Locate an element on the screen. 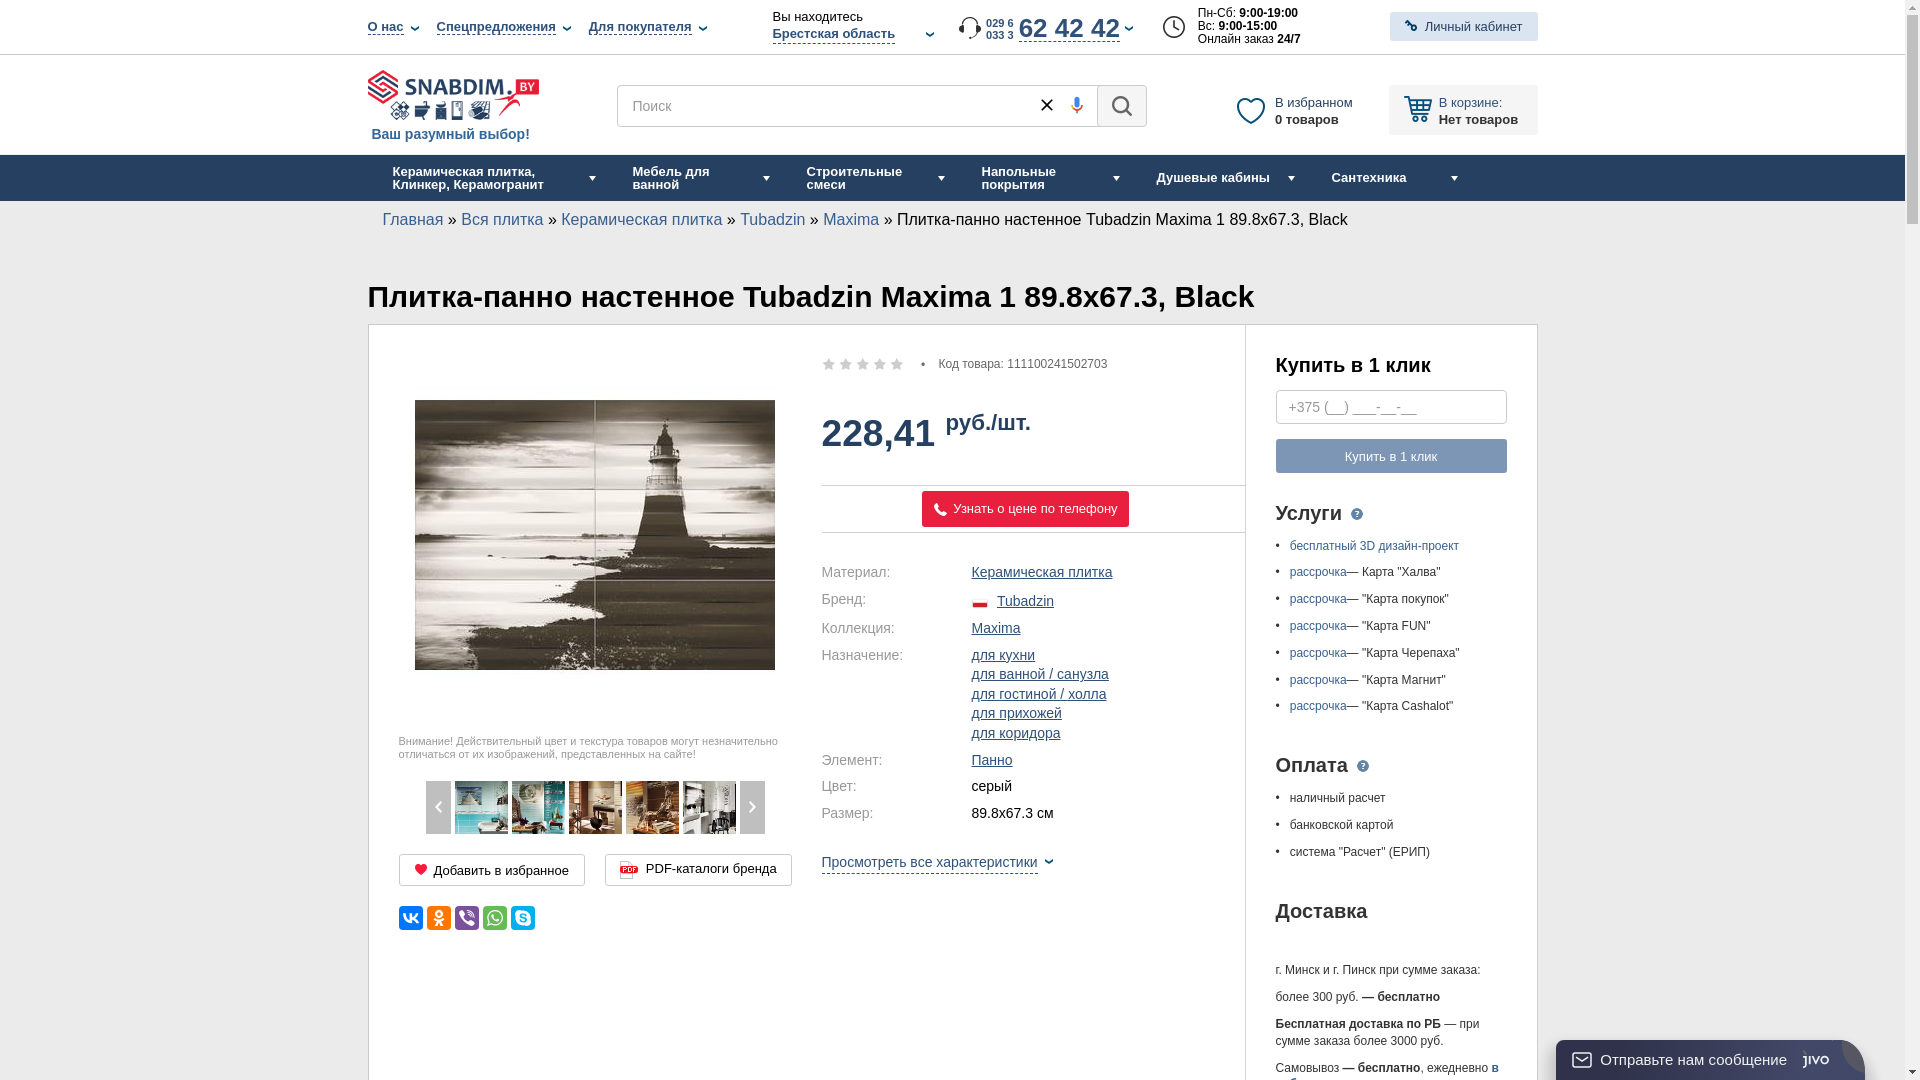  'Maxima' is located at coordinates (652, 806).